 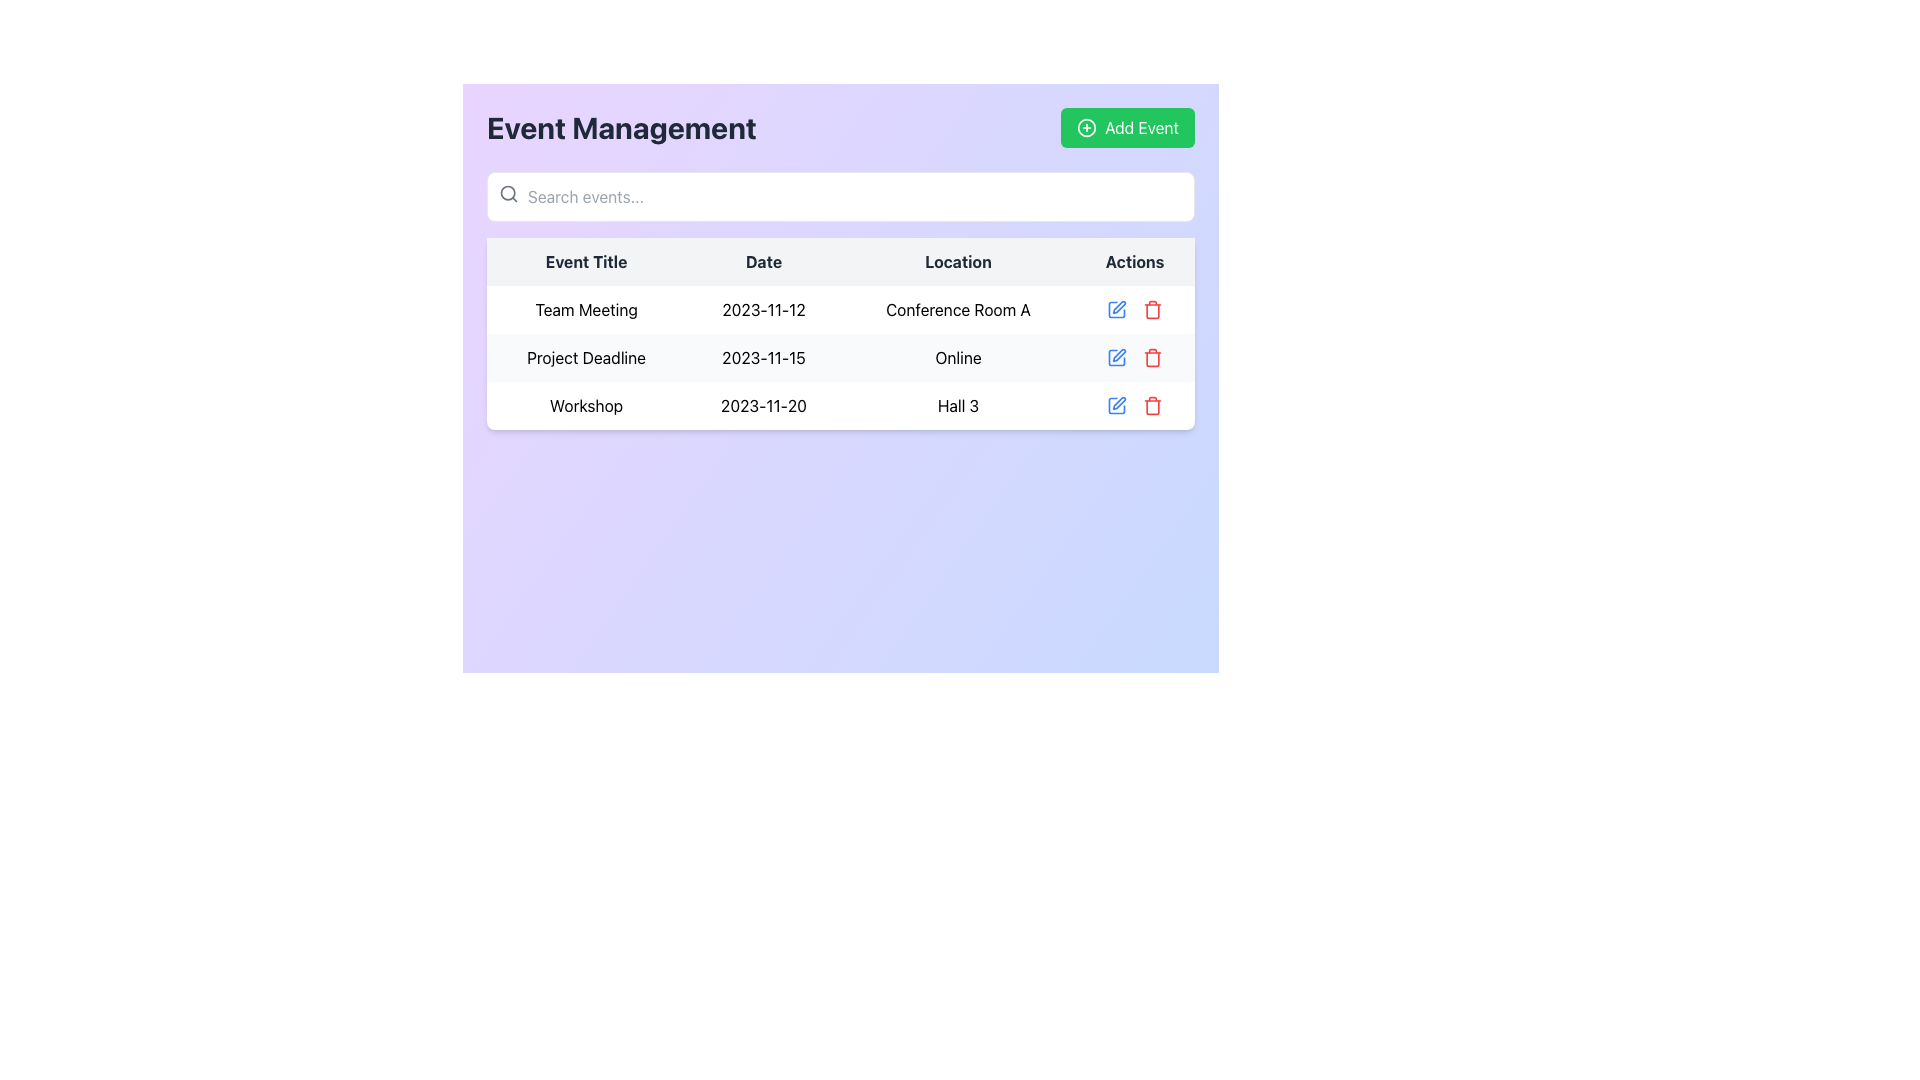 I want to click on the gray magnifying glass icon located at the left side of the search bar input area, so click(x=508, y=193).